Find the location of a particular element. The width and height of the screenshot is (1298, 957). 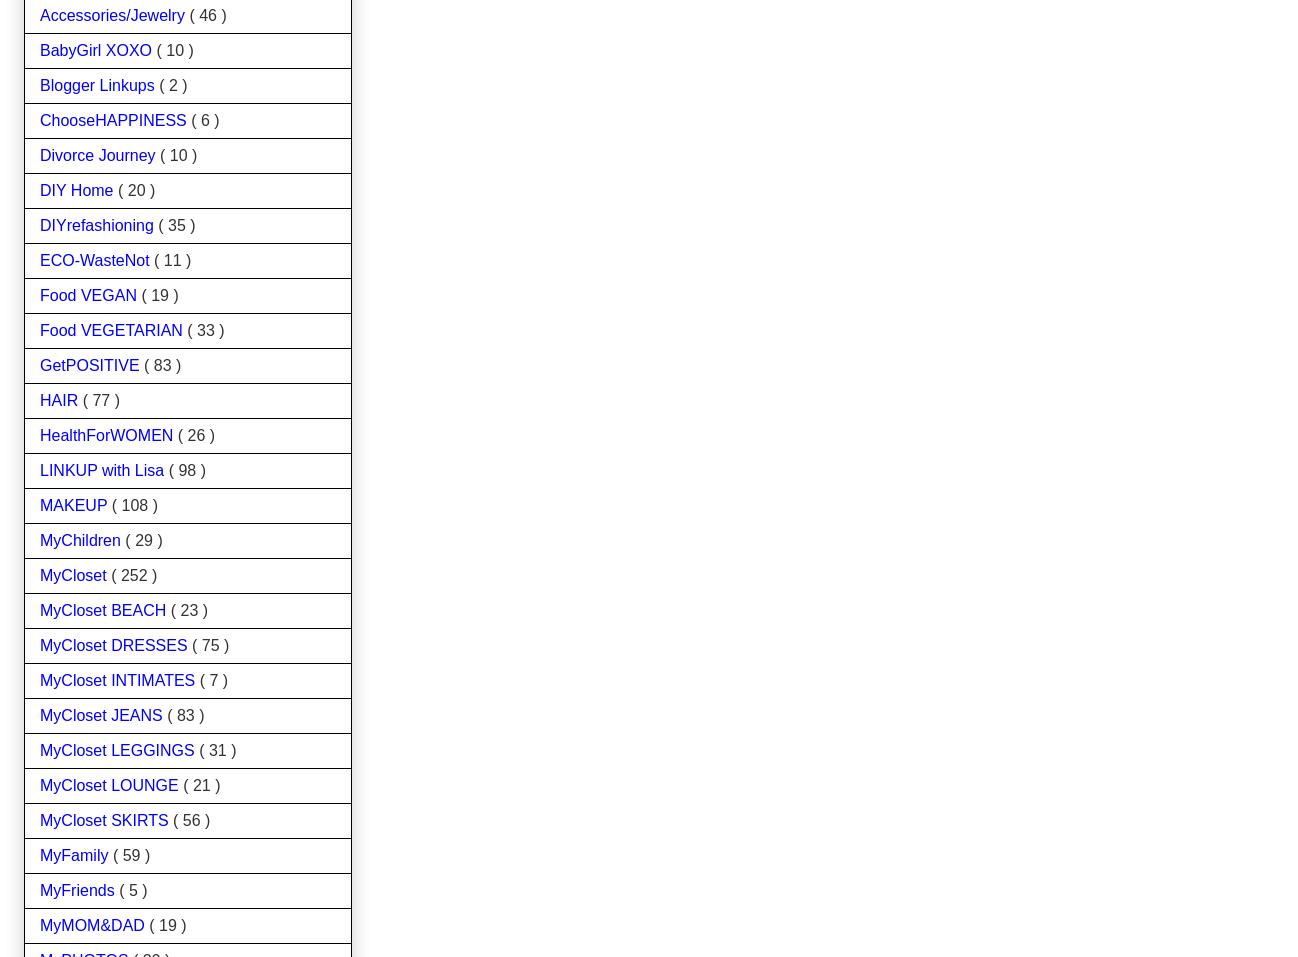

'(
                      20
                      )' is located at coordinates (135, 189).